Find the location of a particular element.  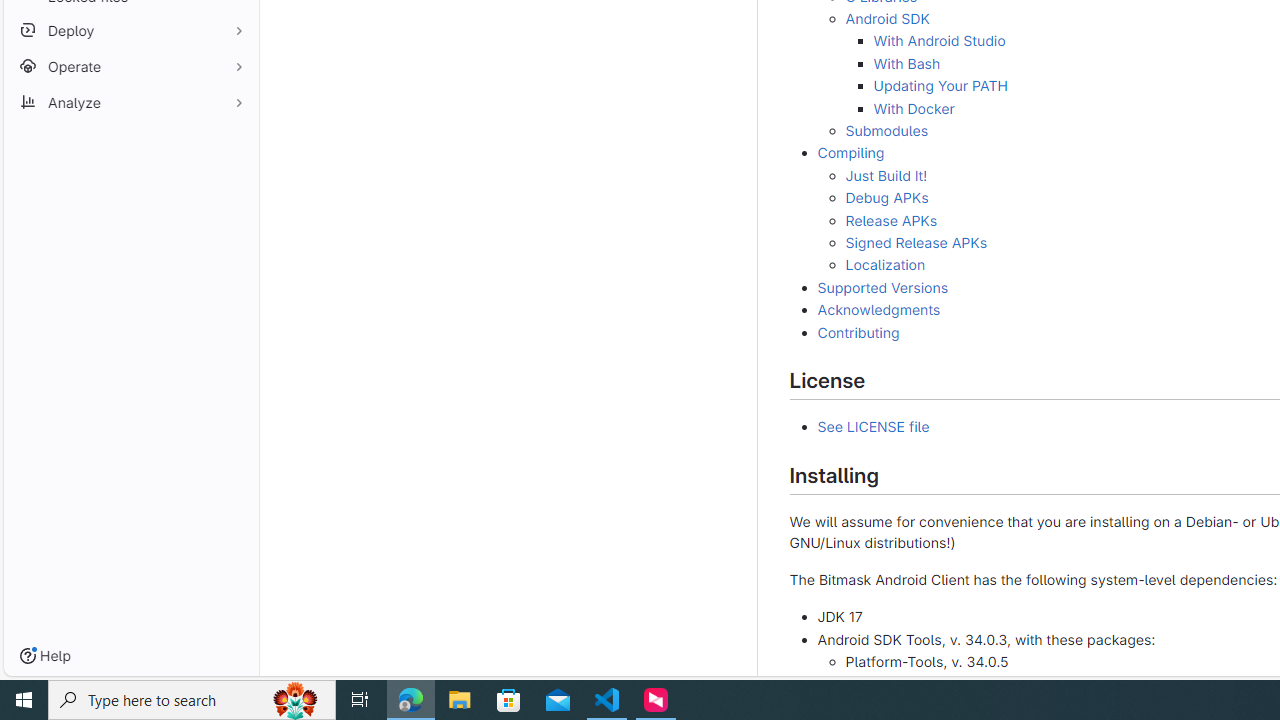

'Compiling' is located at coordinates (850, 152).